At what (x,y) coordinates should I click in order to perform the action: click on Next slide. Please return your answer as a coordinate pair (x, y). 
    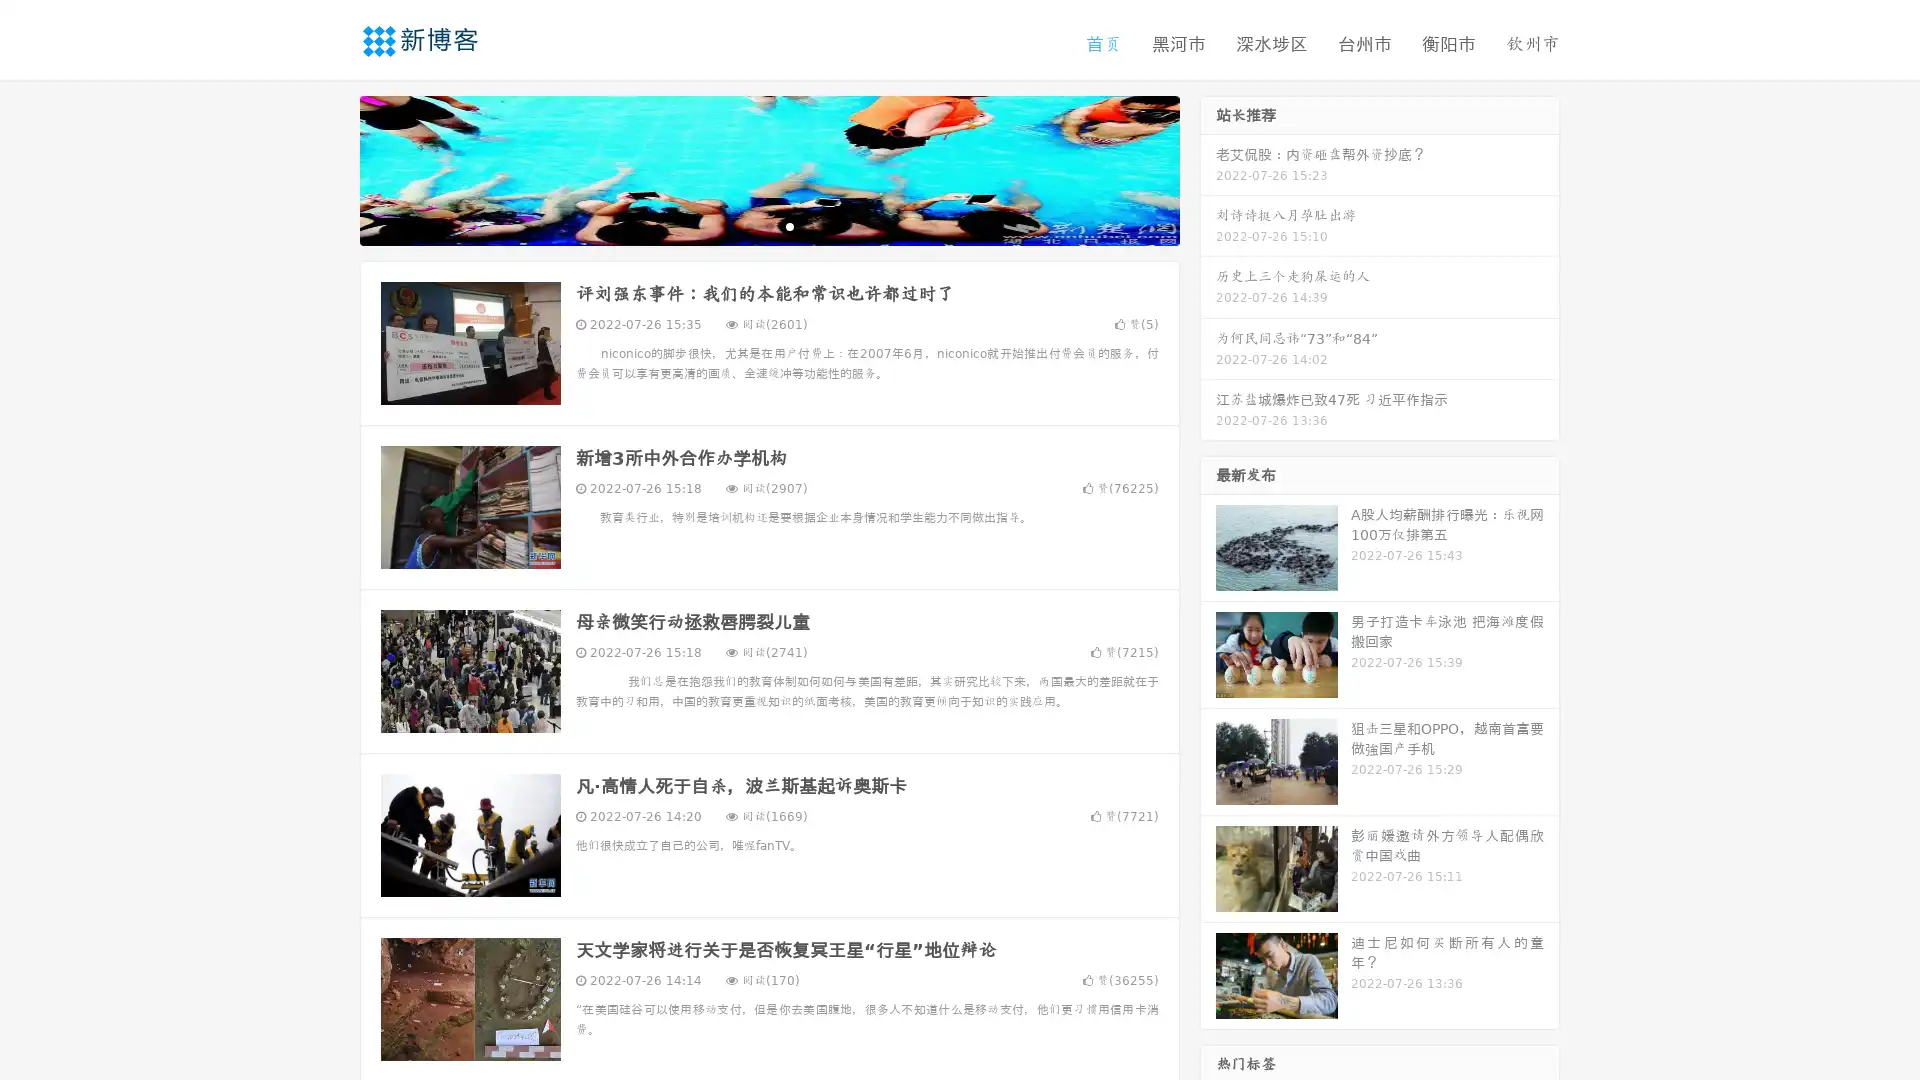
    Looking at the image, I should click on (1208, 168).